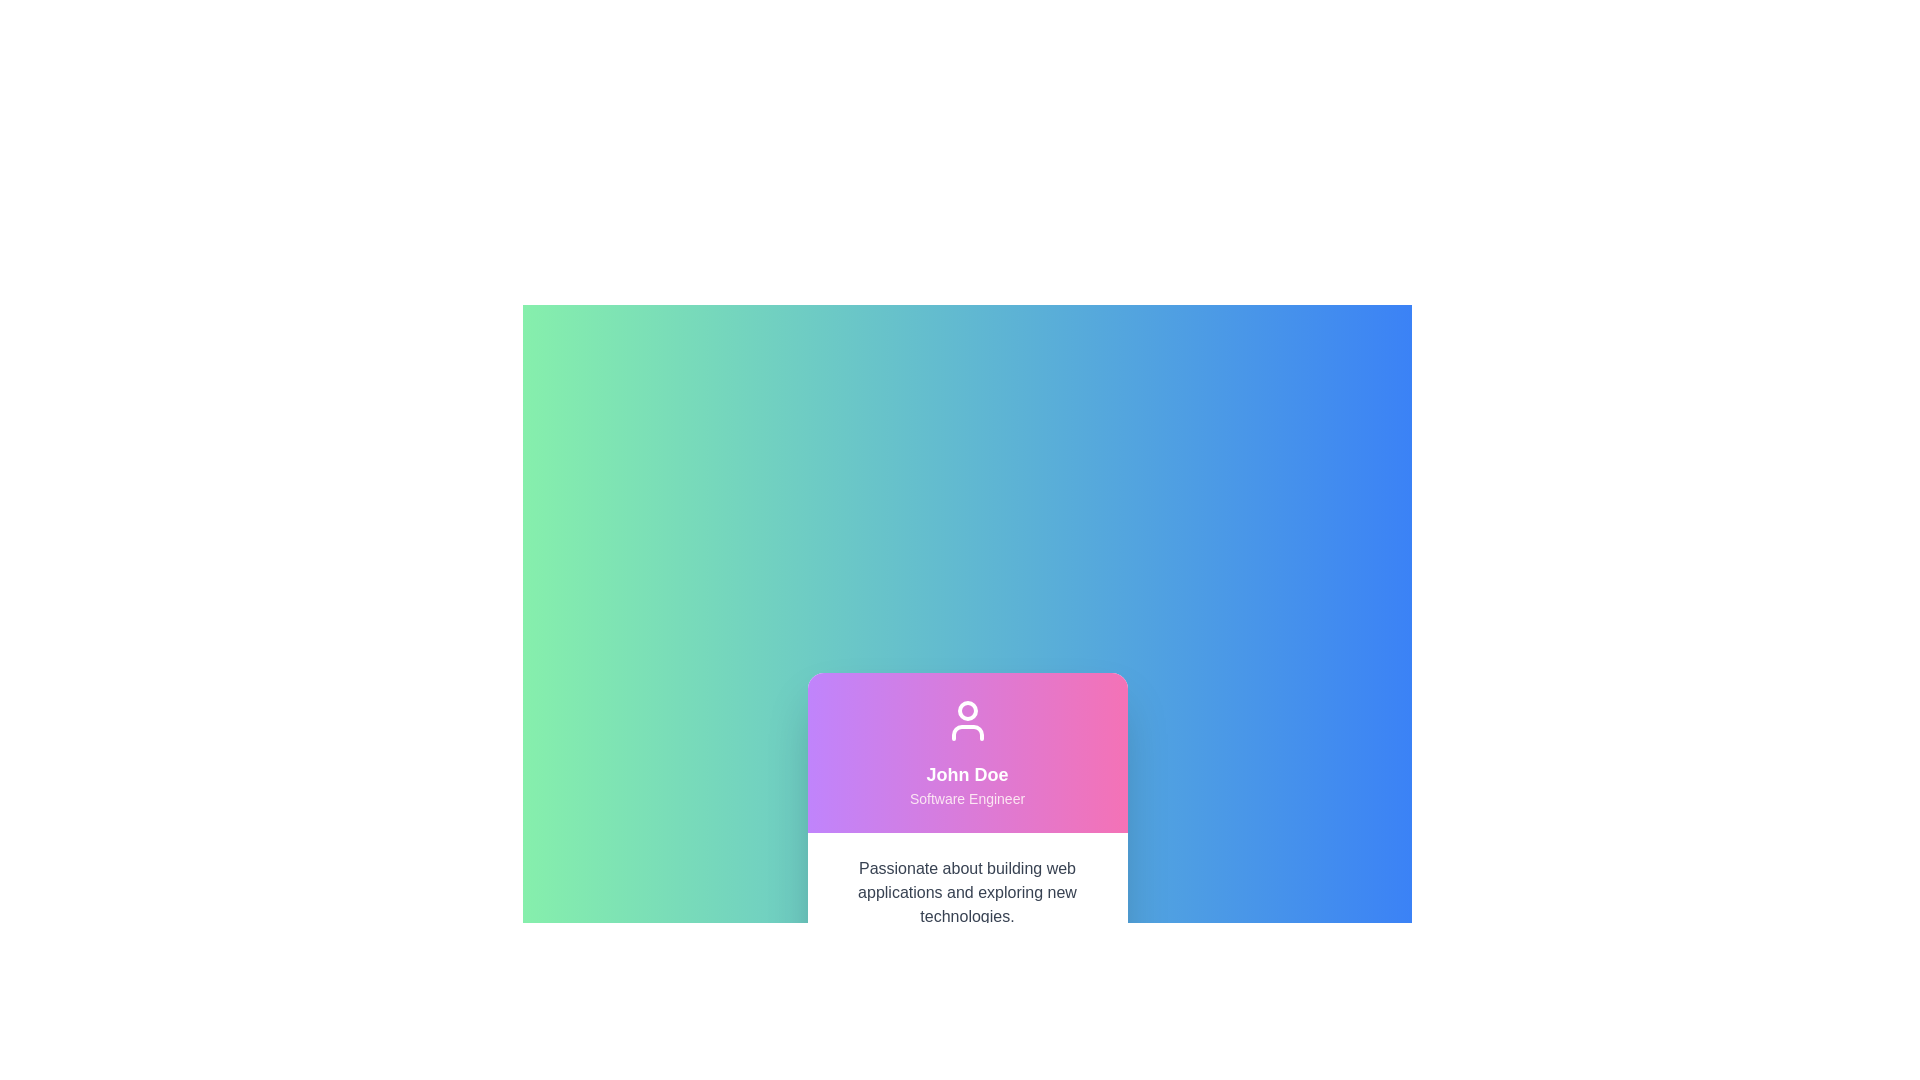 This screenshot has height=1080, width=1920. Describe the element at coordinates (967, 709) in the screenshot. I see `the circular graphical element within the SVG that represents a user or profile in the avatar icon, located at the top center of the rectangular card` at that location.